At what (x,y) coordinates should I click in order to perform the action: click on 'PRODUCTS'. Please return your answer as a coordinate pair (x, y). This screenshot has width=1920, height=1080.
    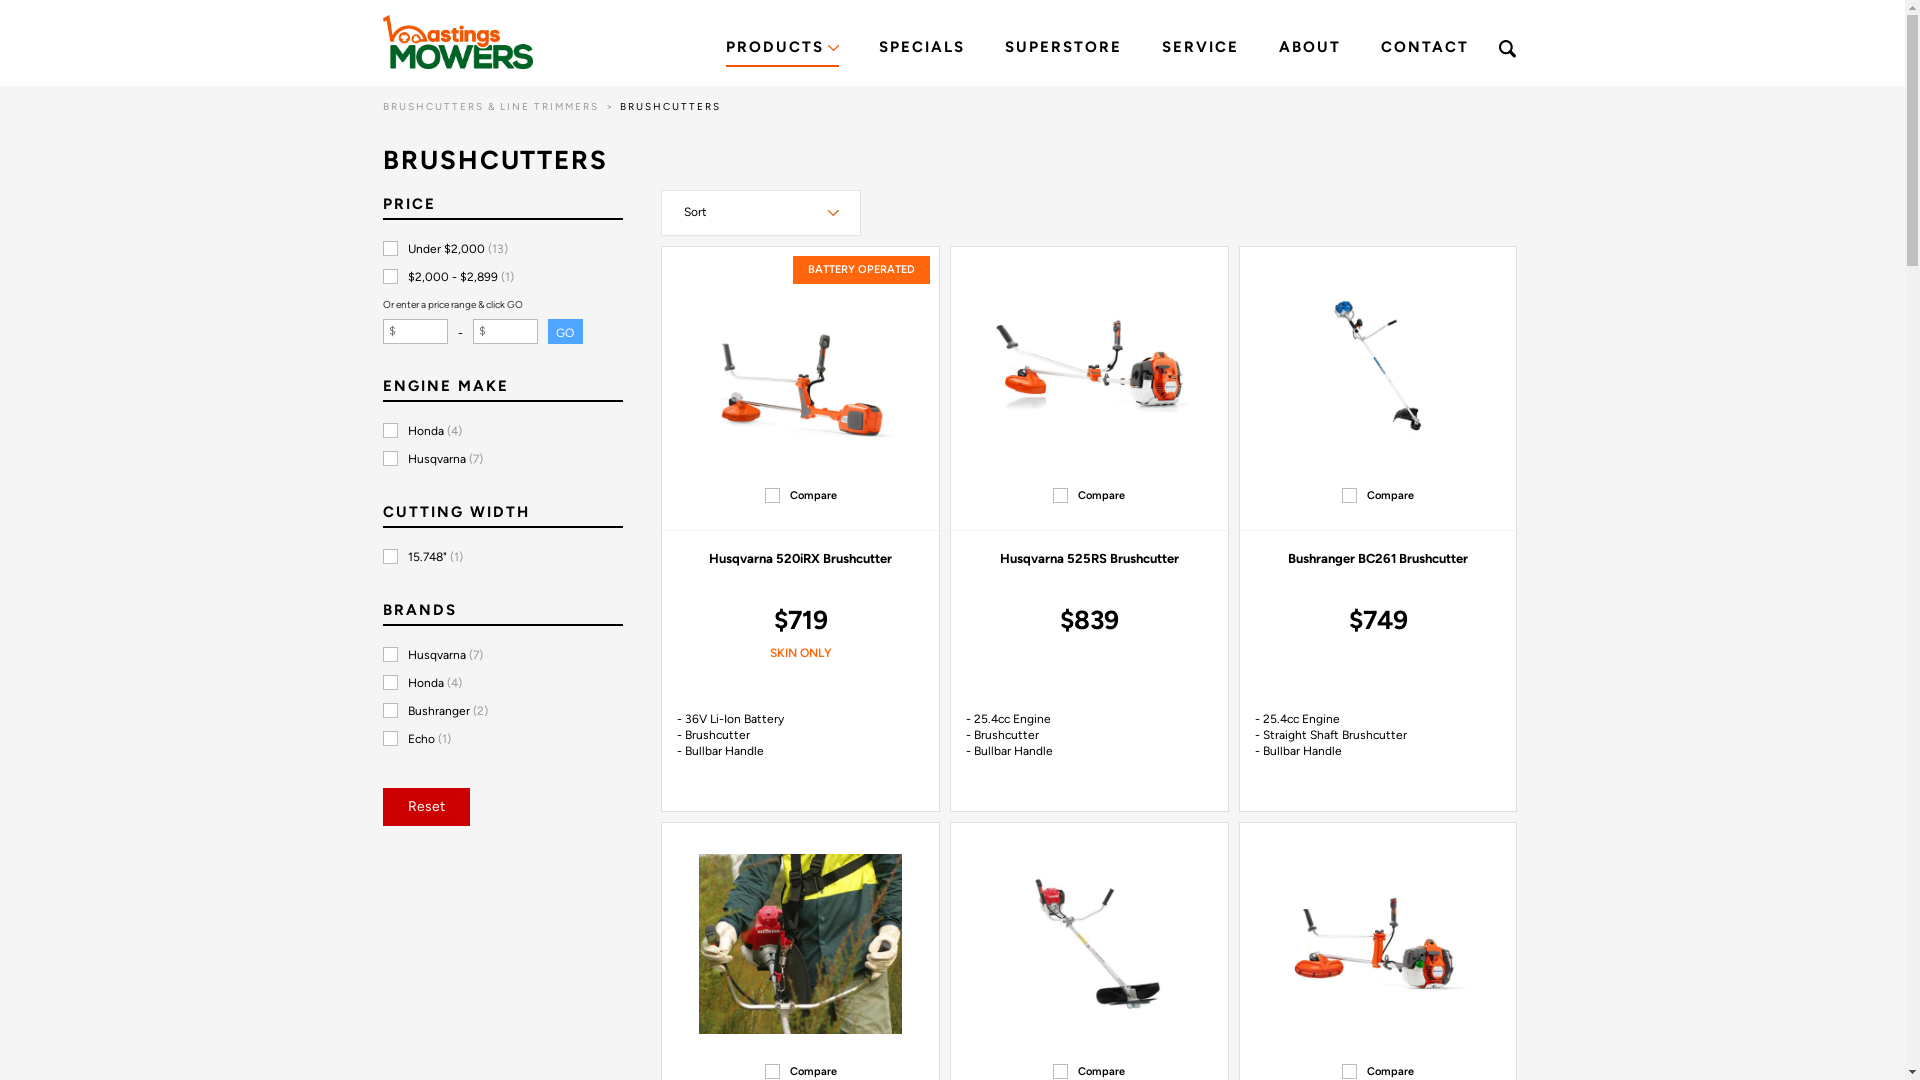
    Looking at the image, I should click on (781, 49).